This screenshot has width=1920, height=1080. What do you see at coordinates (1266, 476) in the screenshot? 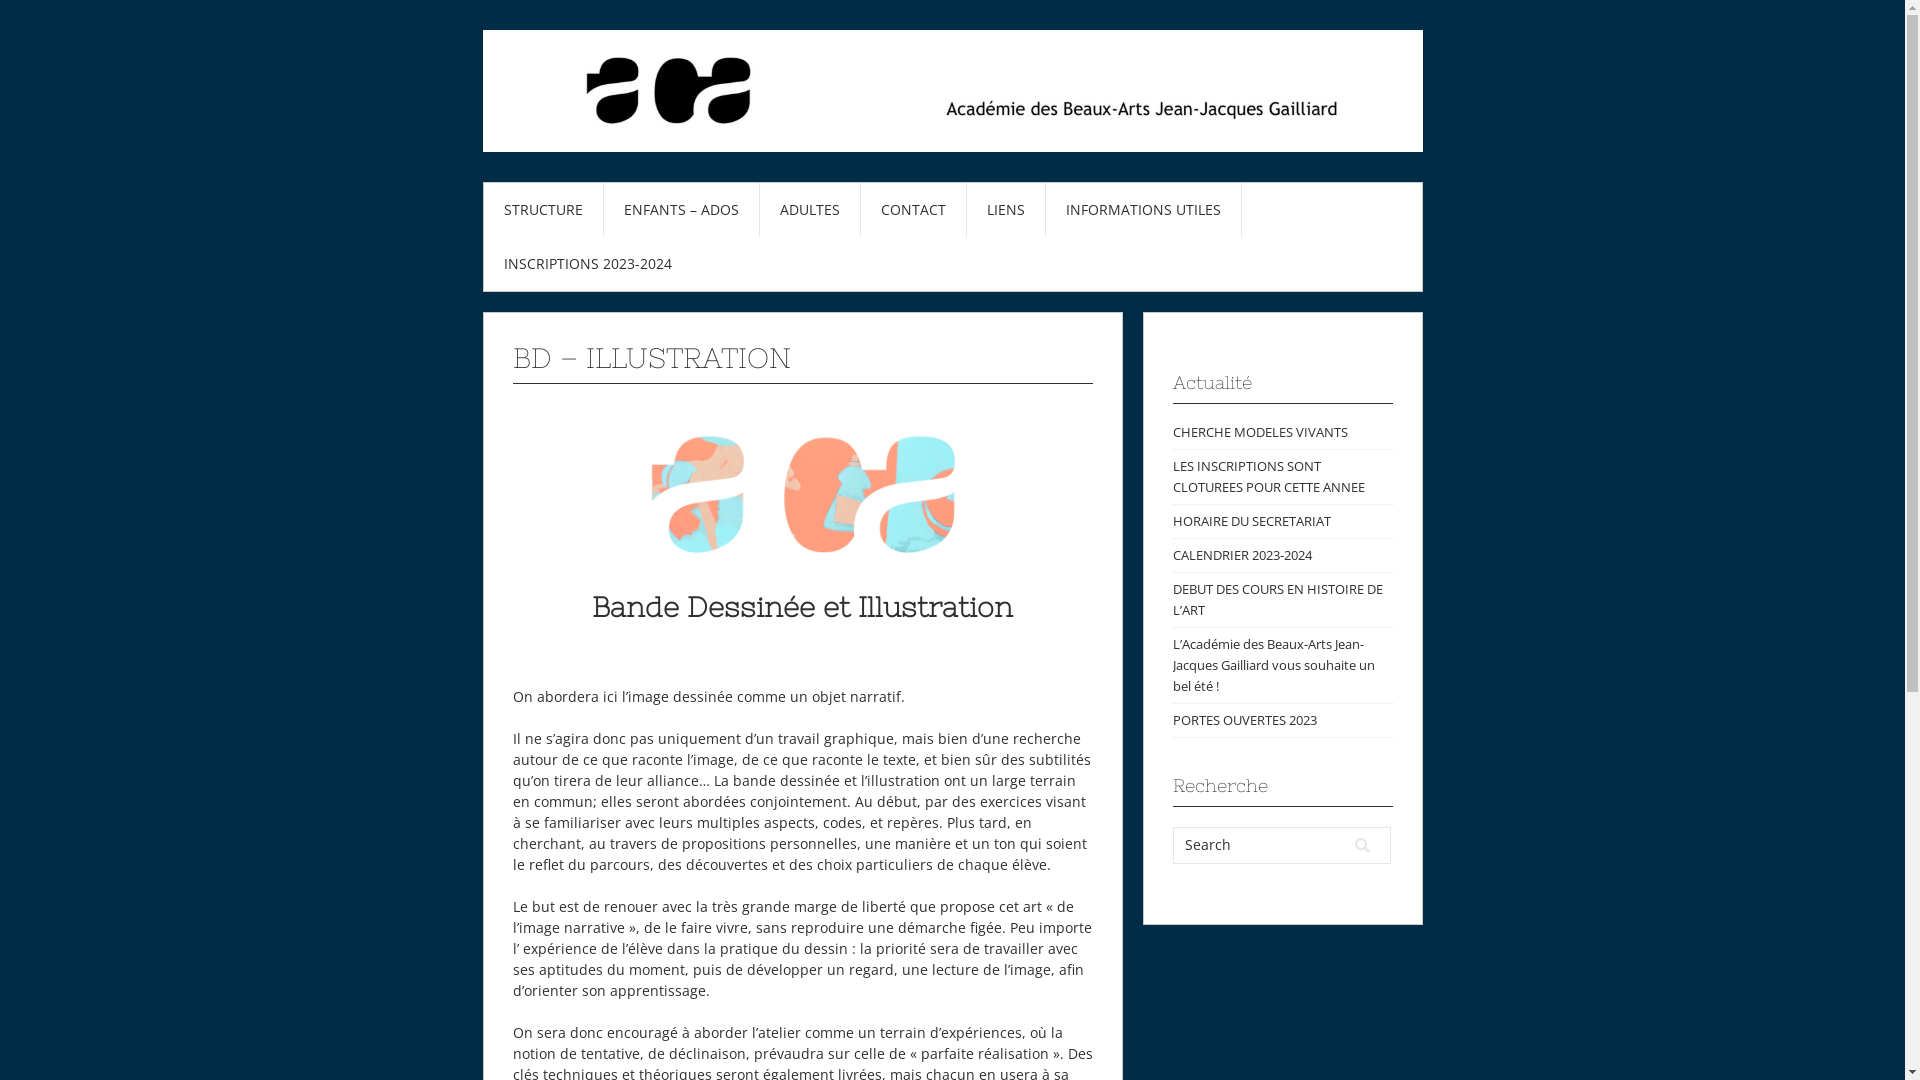
I see `'LES INSCRIPTIONS SONT CLOTUREES POUR CETTE ANNEE'` at bounding box center [1266, 476].